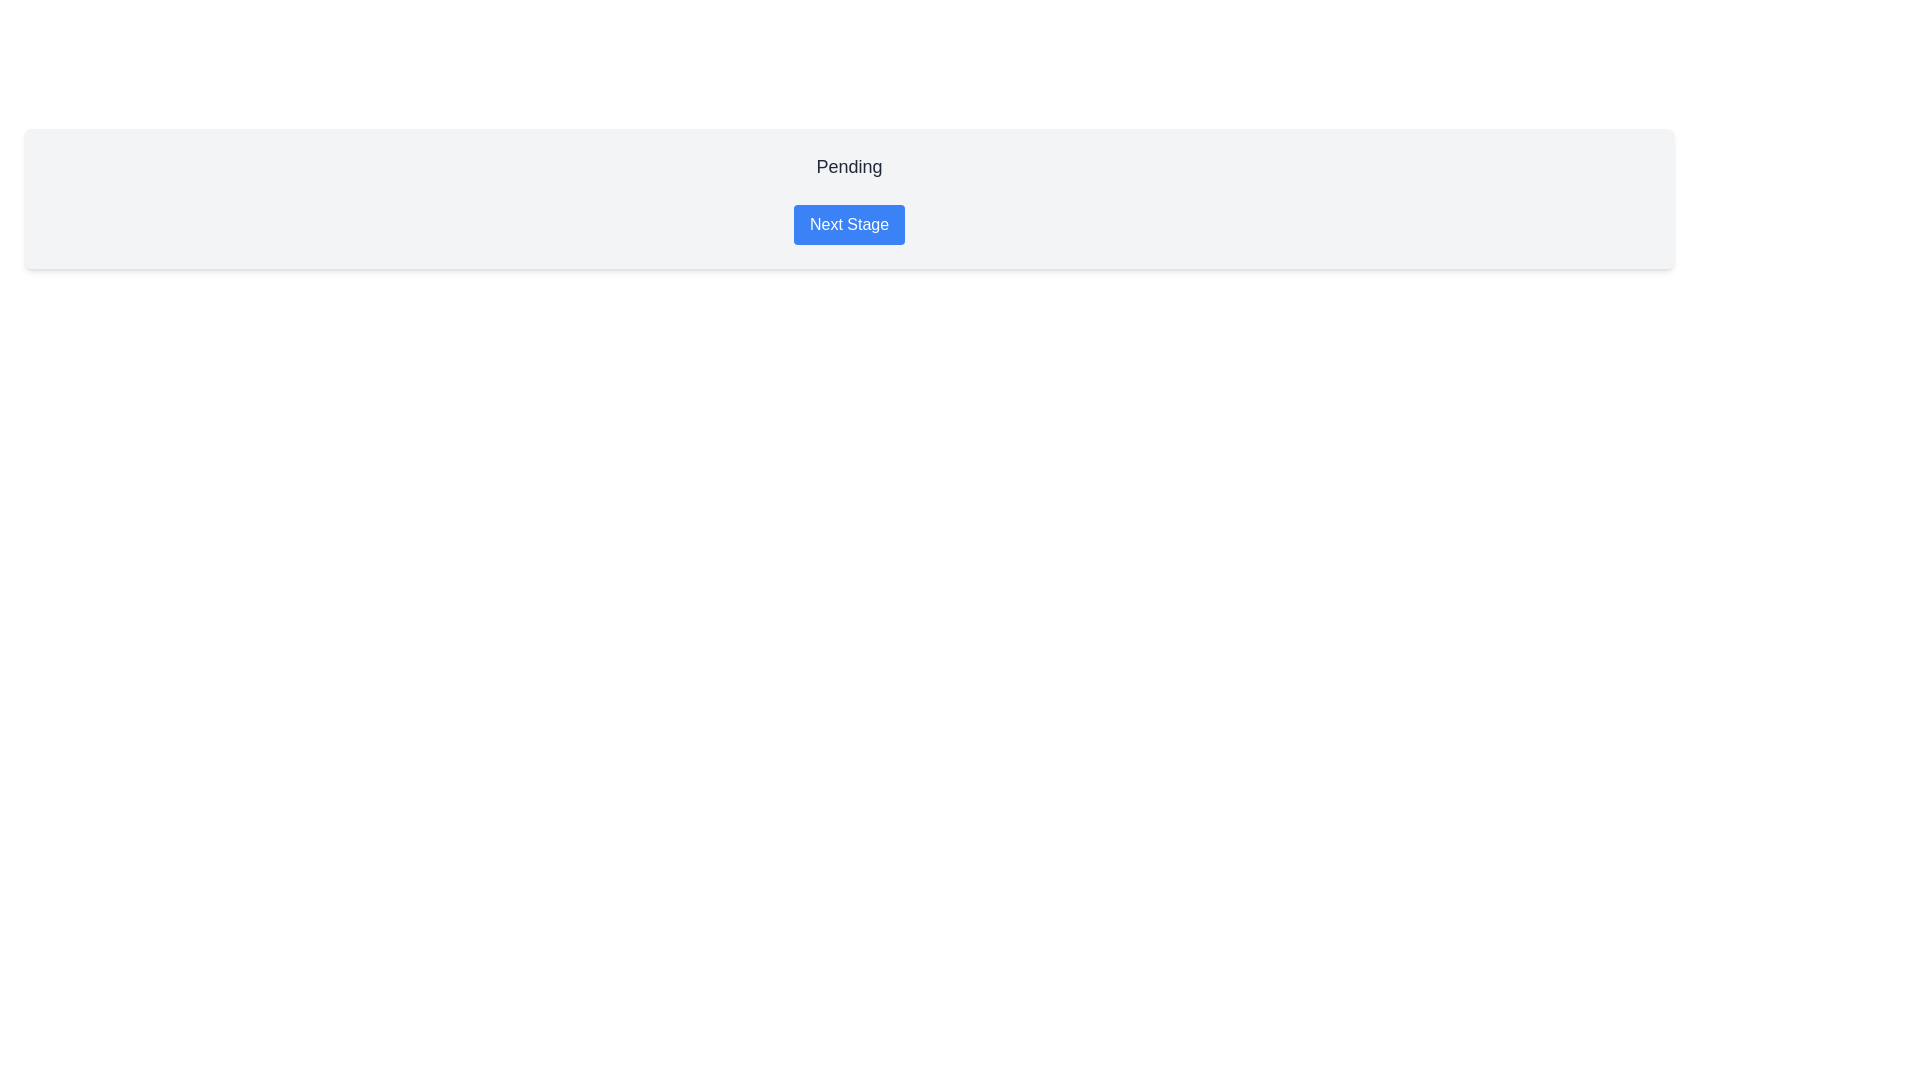  I want to click on the static text label displaying 'Pending', which is styled in medium-sized, bold dark gray font and located above the blue 'Next Stage' button, so click(849, 165).